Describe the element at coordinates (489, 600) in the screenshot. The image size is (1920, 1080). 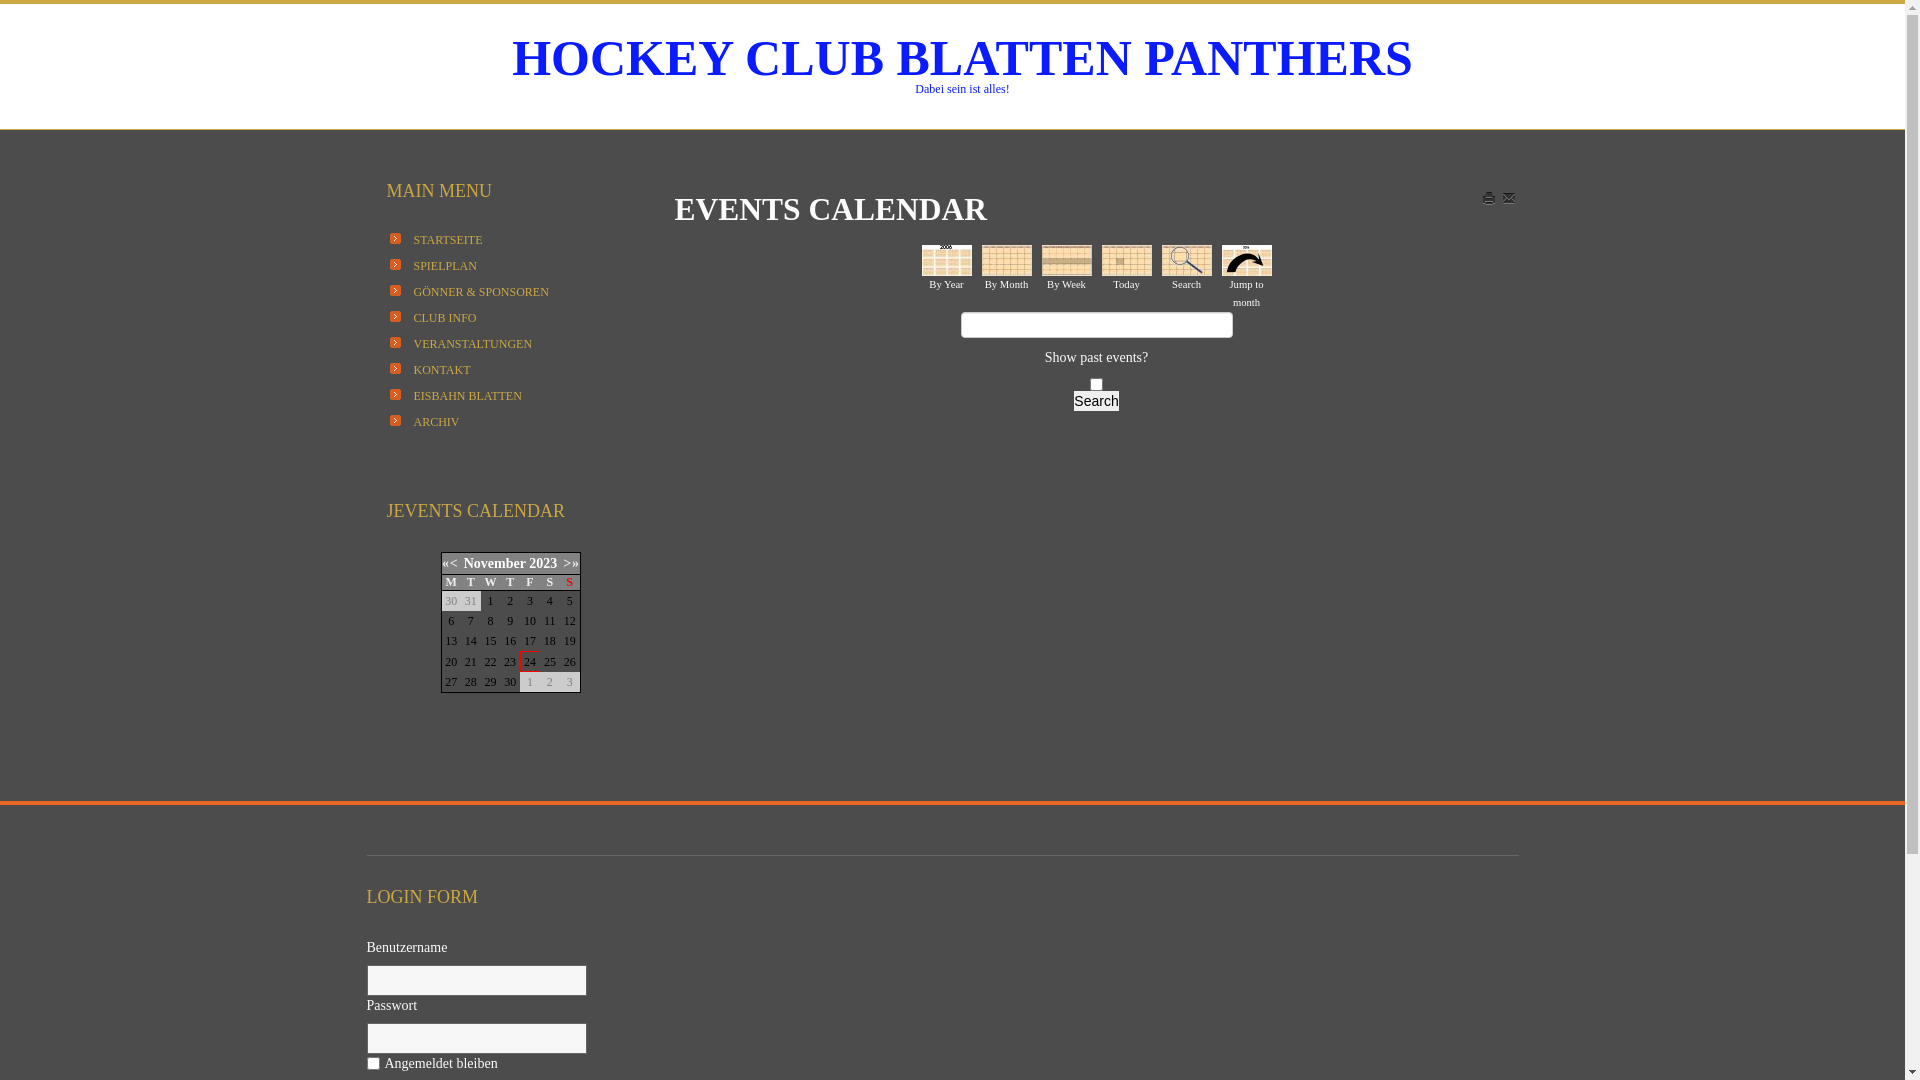
I see `'1'` at that location.